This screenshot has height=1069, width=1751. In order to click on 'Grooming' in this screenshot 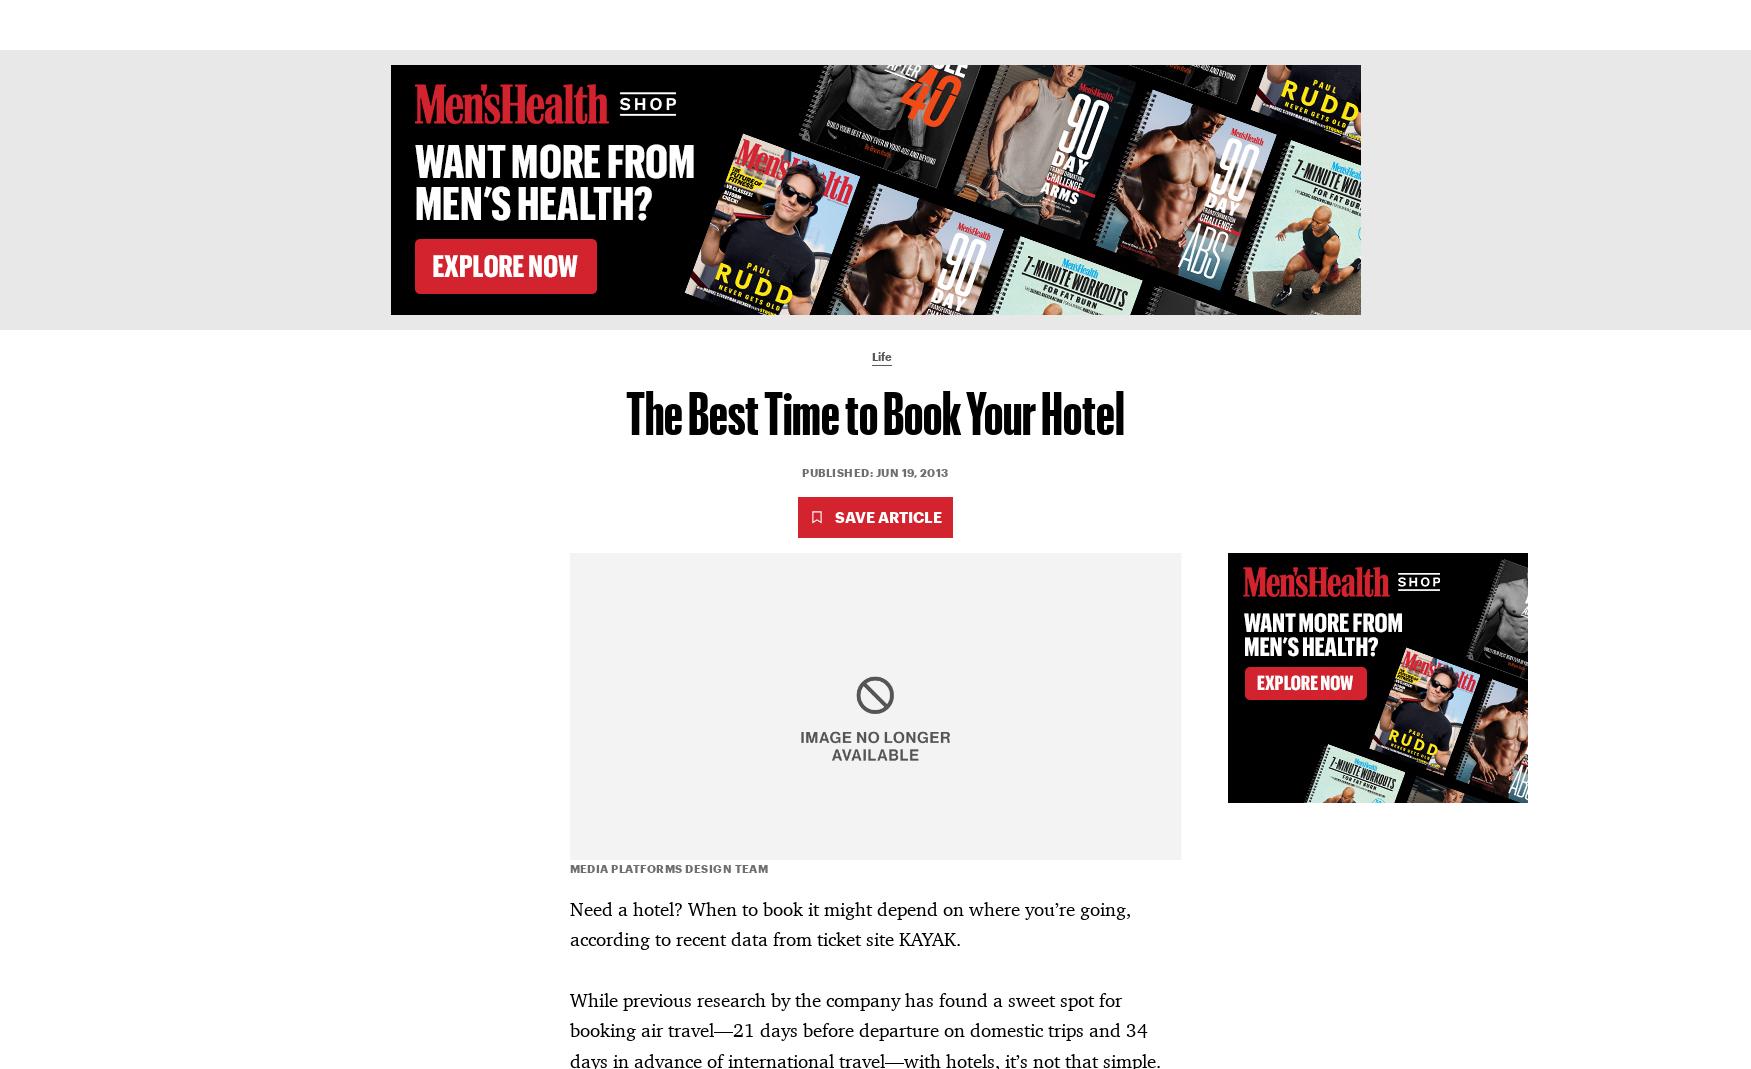, I will do `click(920, 23)`.